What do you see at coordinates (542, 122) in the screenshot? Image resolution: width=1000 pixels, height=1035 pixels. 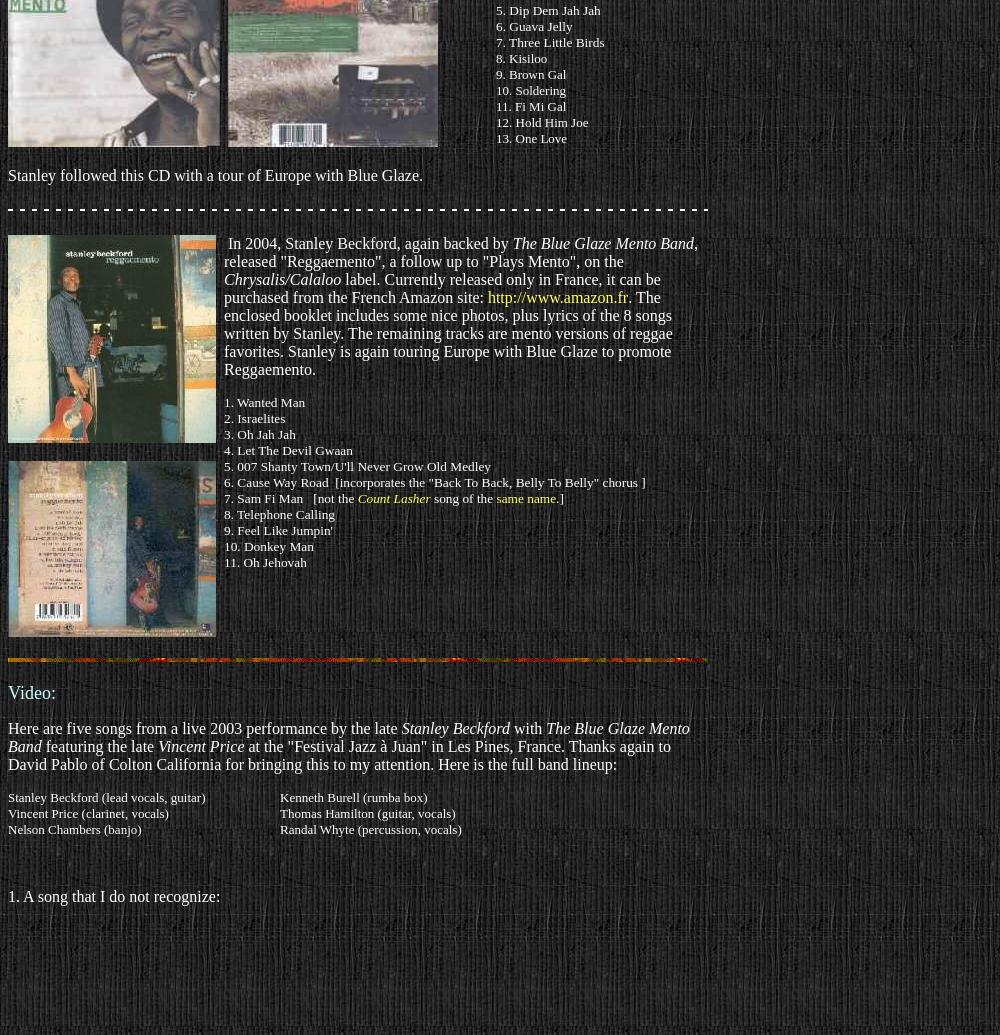 I see `'12. Hold Him Joe'` at bounding box center [542, 122].